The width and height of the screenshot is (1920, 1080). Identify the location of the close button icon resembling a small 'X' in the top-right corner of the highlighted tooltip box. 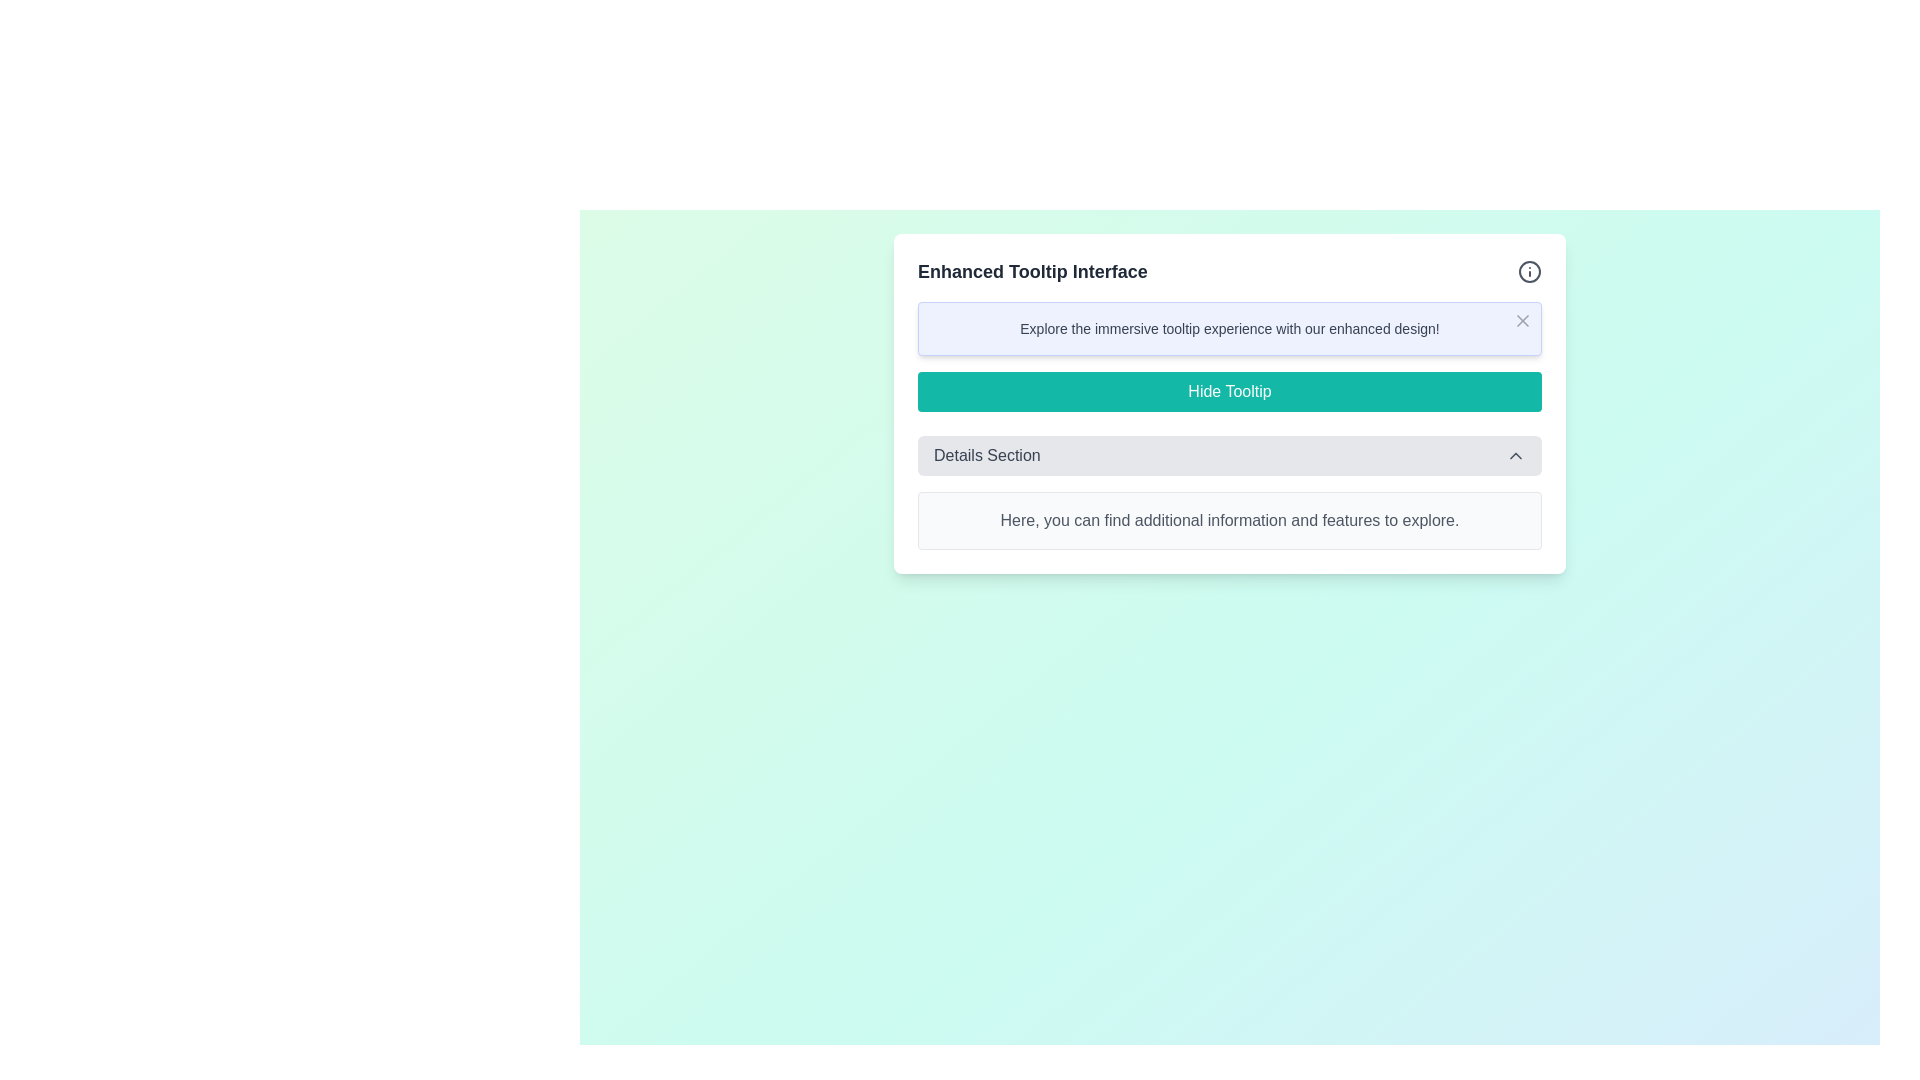
(1521, 319).